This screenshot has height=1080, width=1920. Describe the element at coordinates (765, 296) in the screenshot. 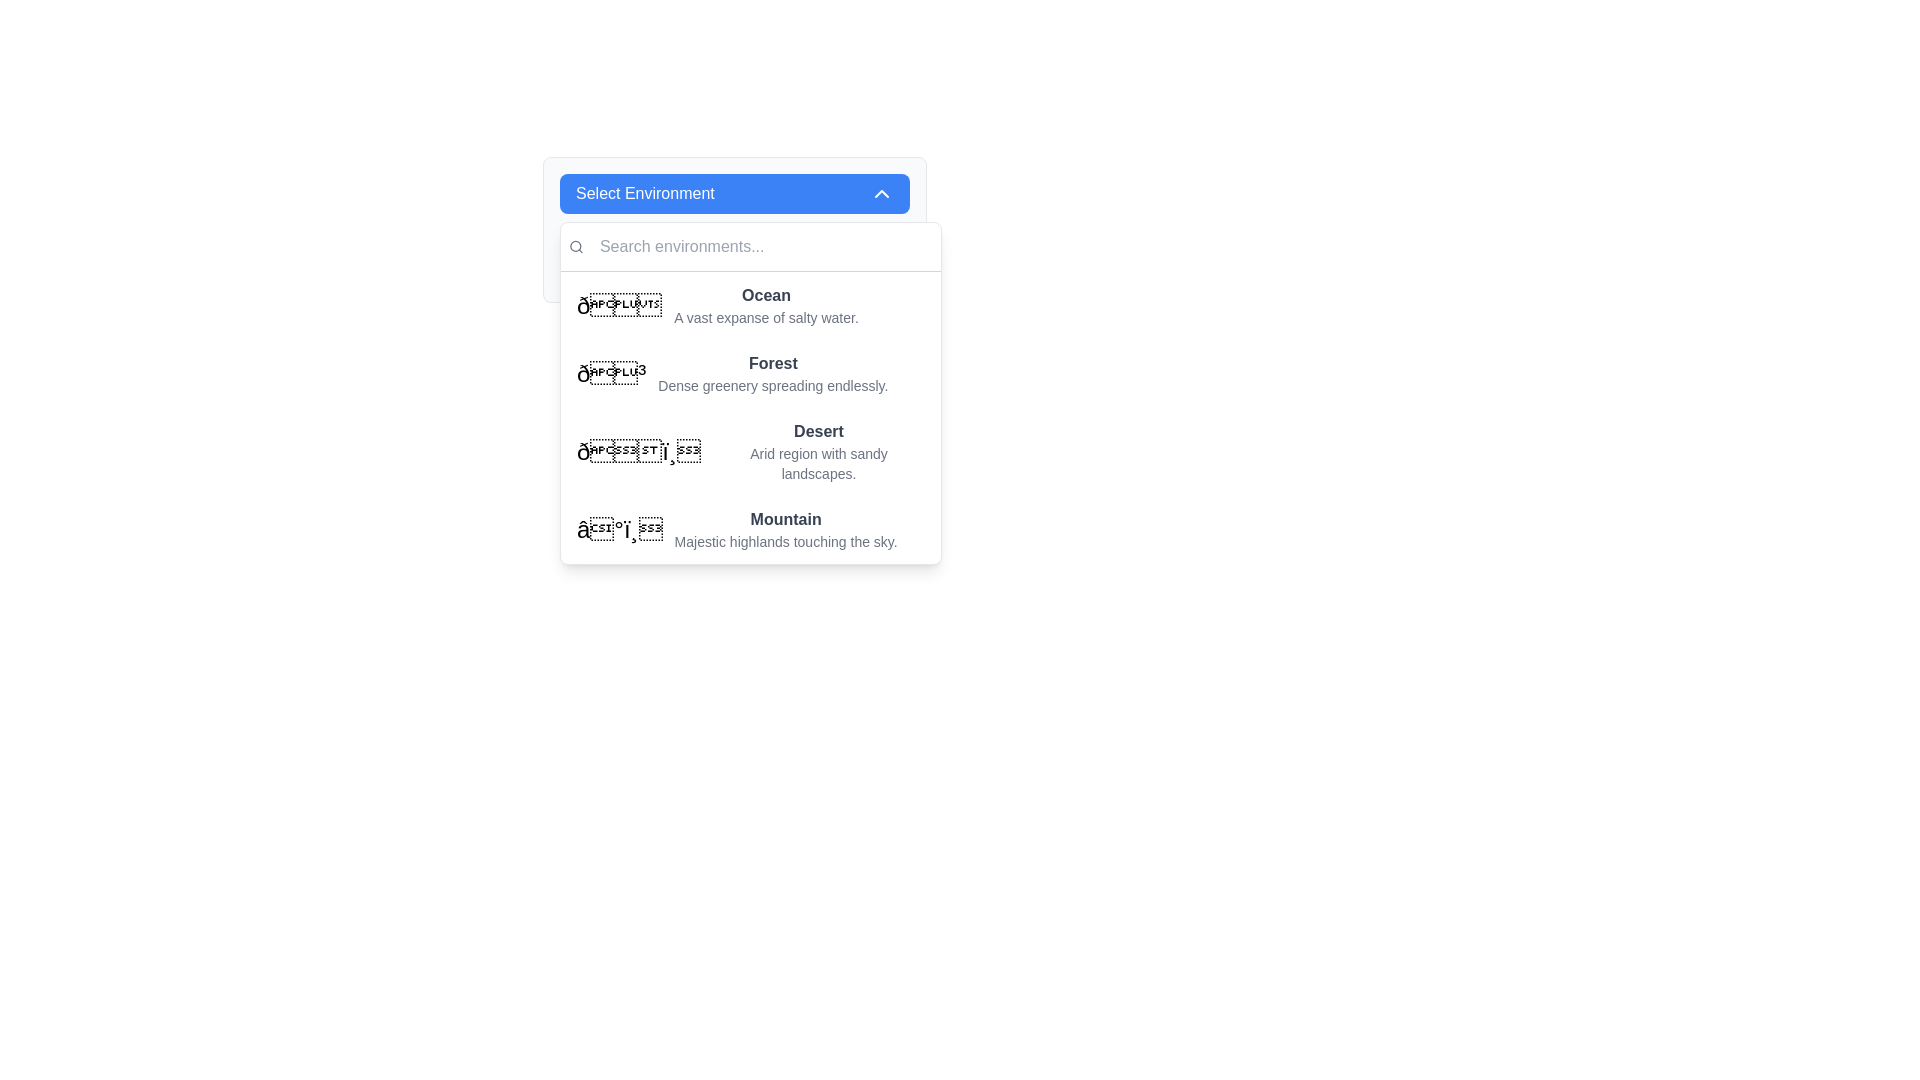

I see `the 'Ocean' text label element, which is the first entry in the list of selectable environments and is displayed in bold gray font` at that location.